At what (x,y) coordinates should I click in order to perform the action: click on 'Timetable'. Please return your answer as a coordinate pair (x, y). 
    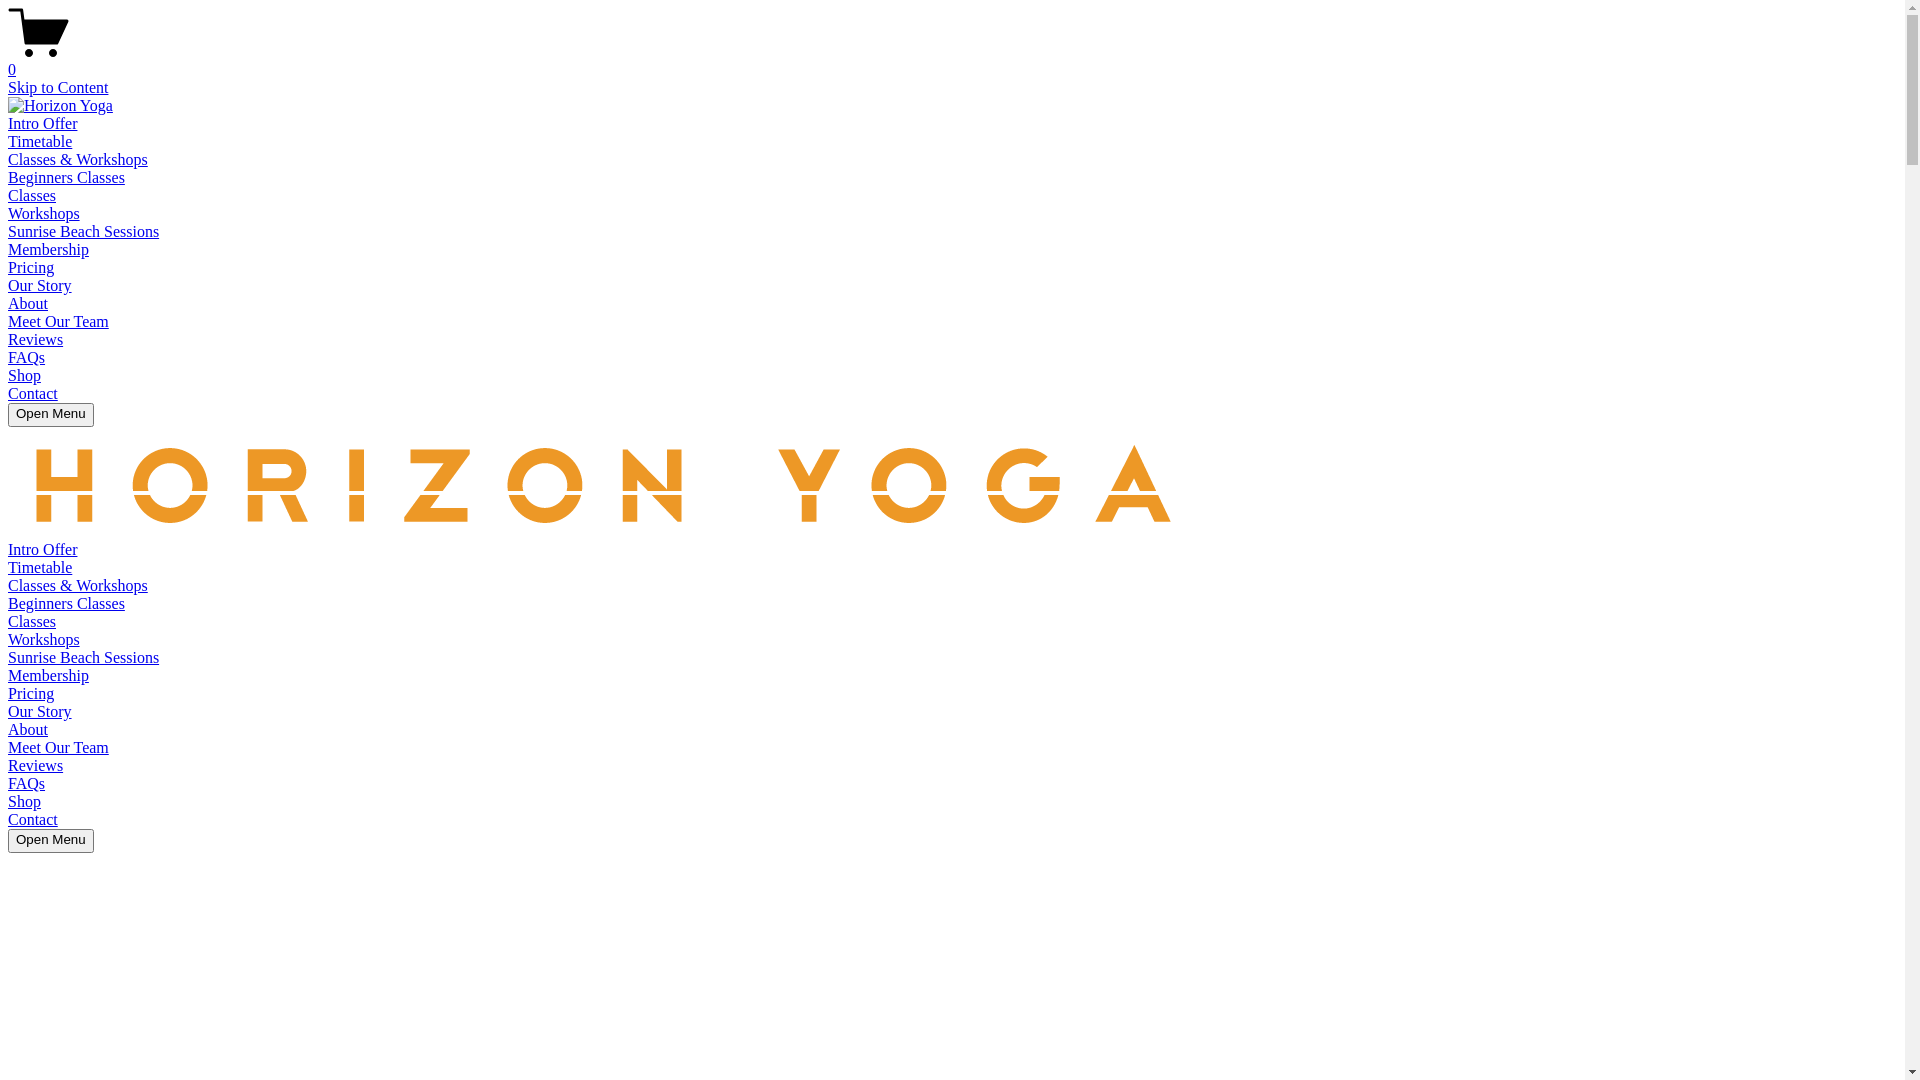
    Looking at the image, I should click on (8, 567).